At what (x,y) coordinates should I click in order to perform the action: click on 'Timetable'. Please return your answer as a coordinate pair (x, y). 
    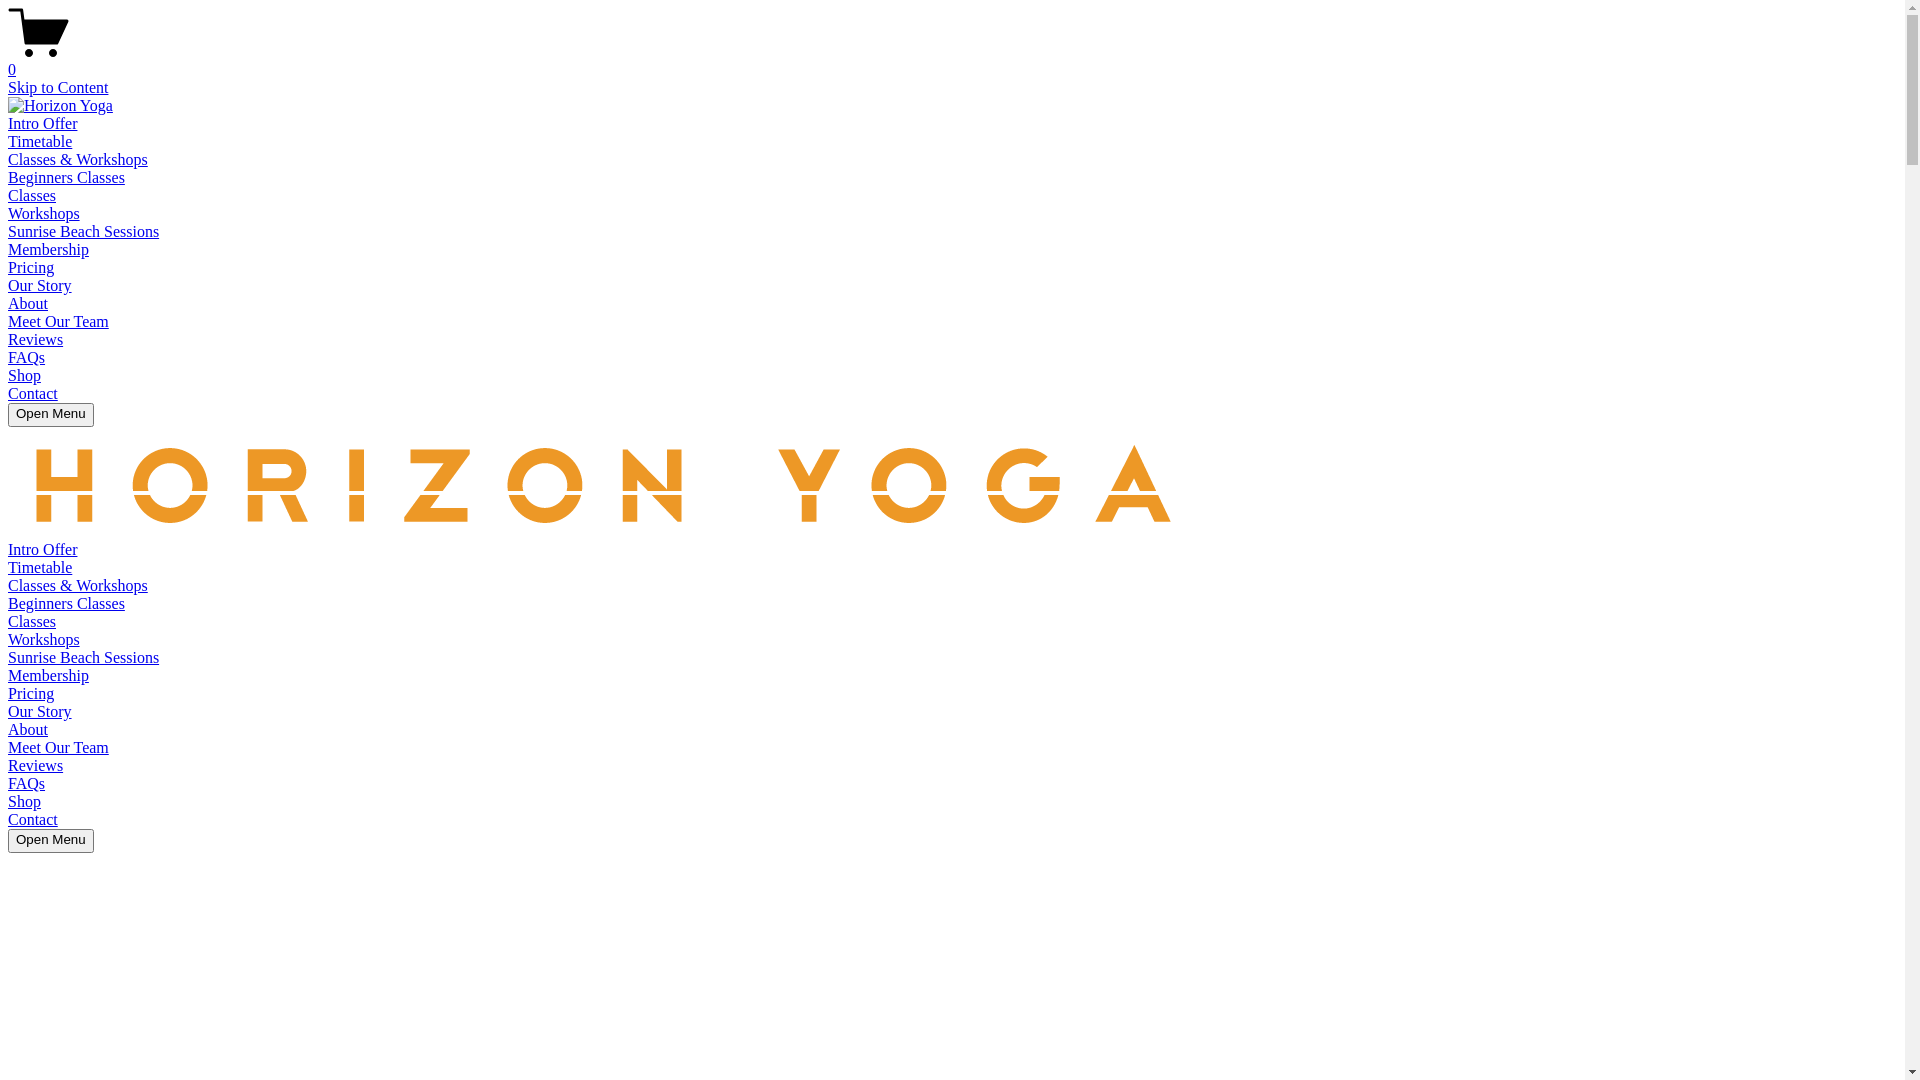
    Looking at the image, I should click on (8, 567).